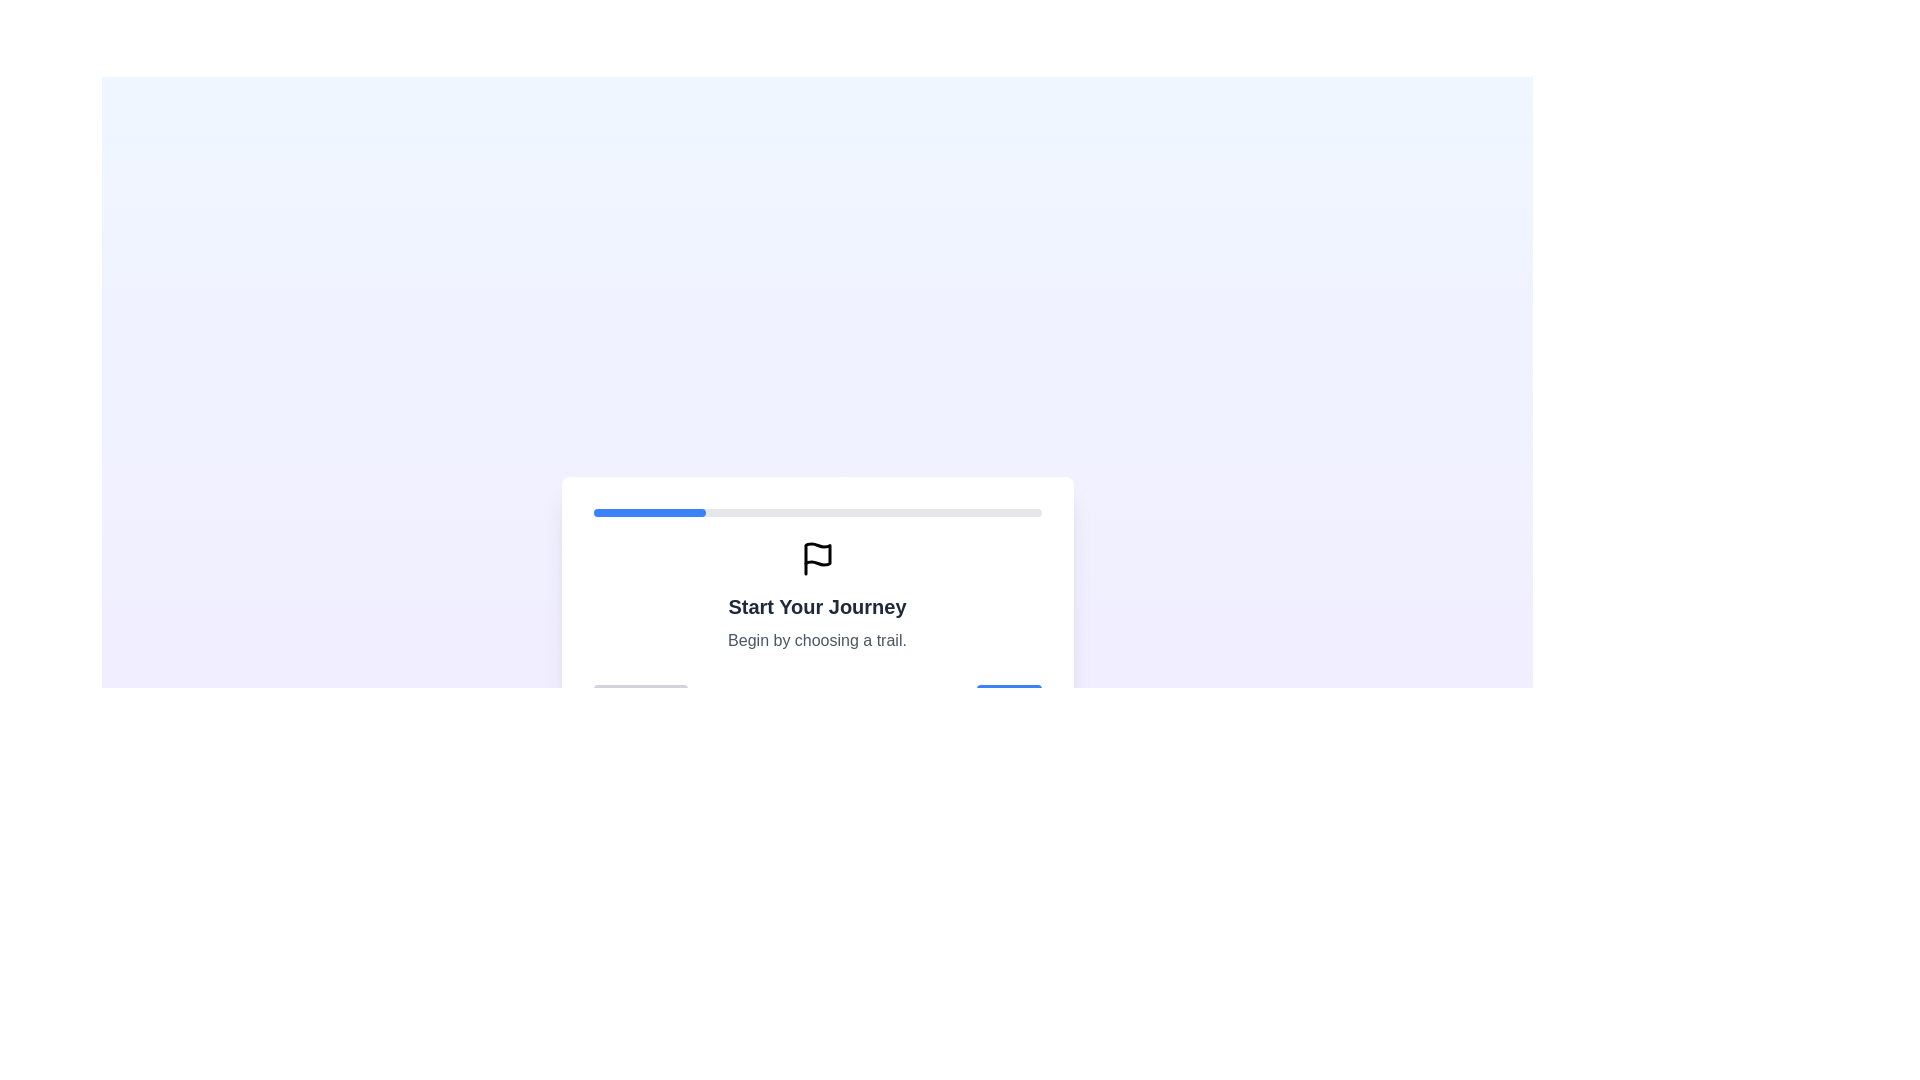 The width and height of the screenshot is (1920, 1080). What do you see at coordinates (817, 596) in the screenshot?
I see `the 'Start Your Journey' informational block that features a bold serif-style header and a flag icon` at bounding box center [817, 596].